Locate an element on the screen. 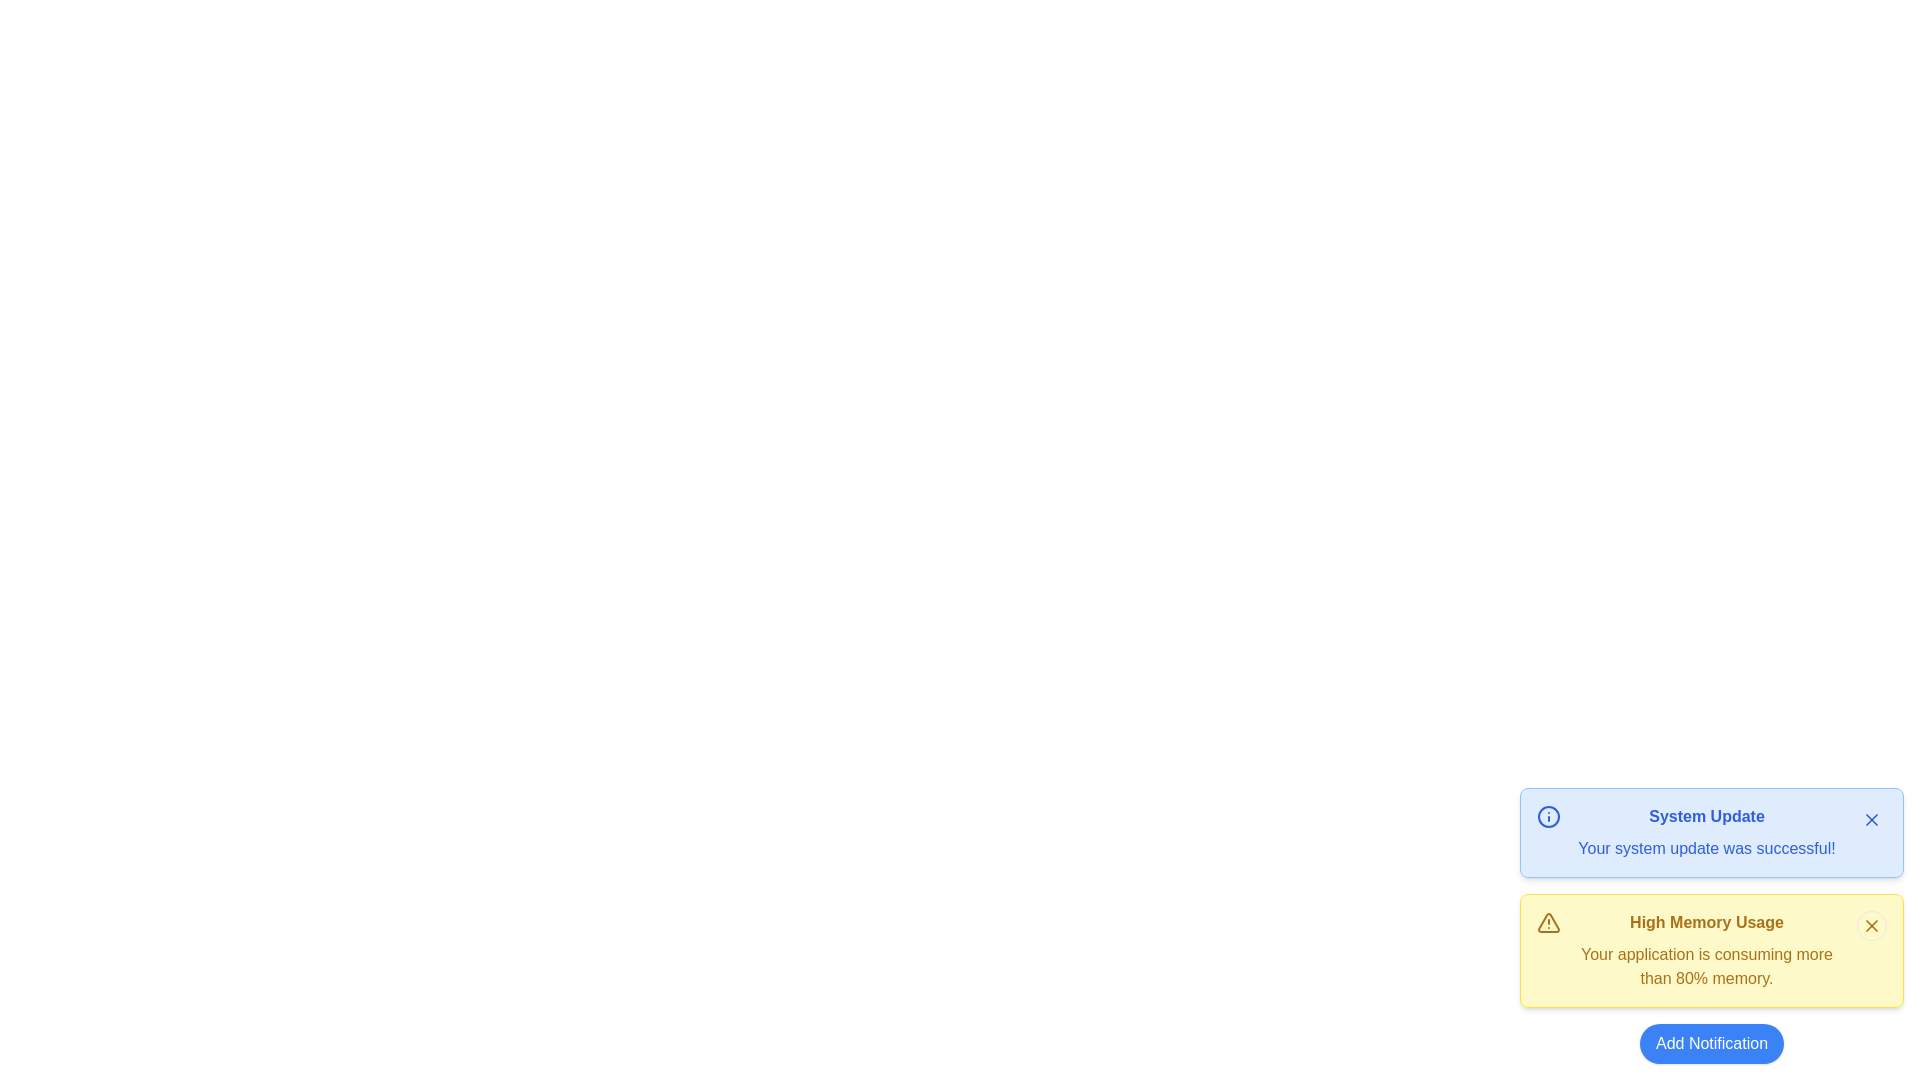 The height and width of the screenshot is (1080, 1920). the close button located in the top-right corner of the blue notification card labeled 'System Update' is located at coordinates (1871, 820).